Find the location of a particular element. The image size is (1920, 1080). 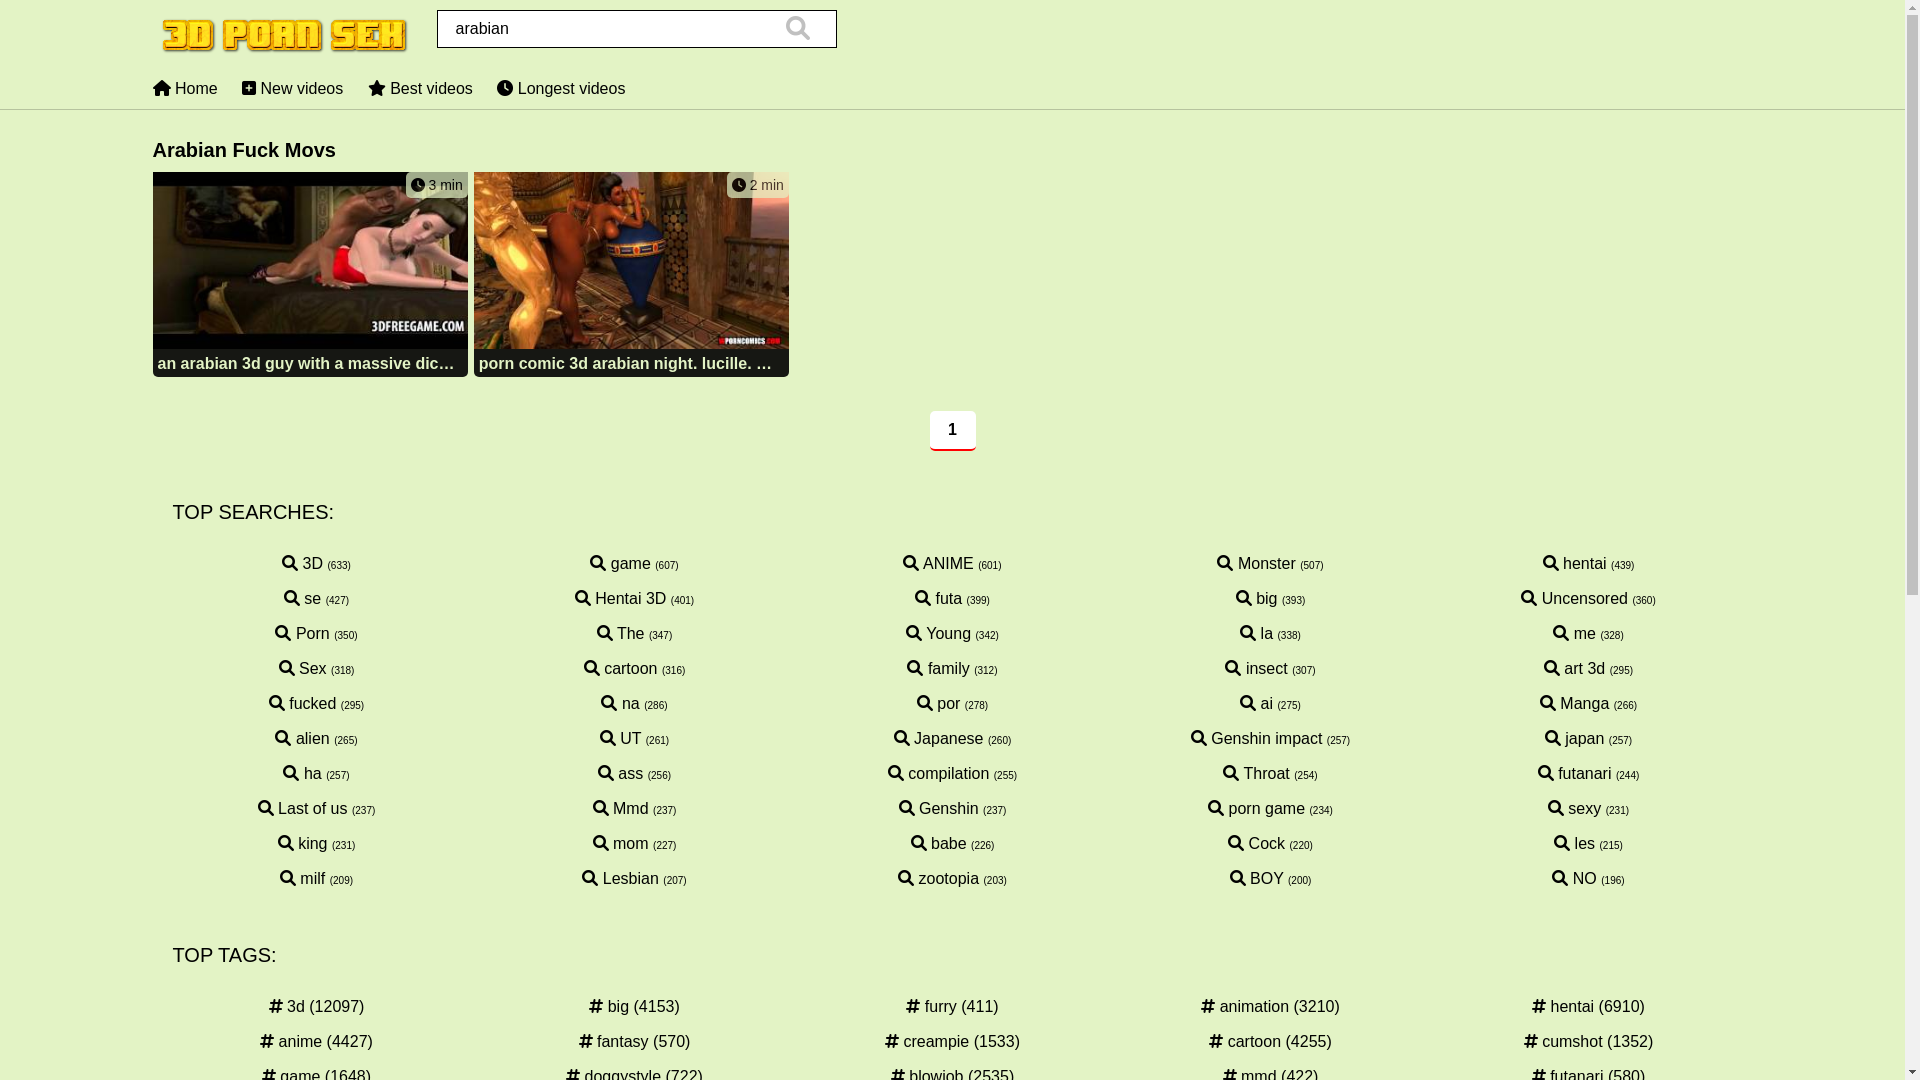

'UT' is located at coordinates (599, 738).